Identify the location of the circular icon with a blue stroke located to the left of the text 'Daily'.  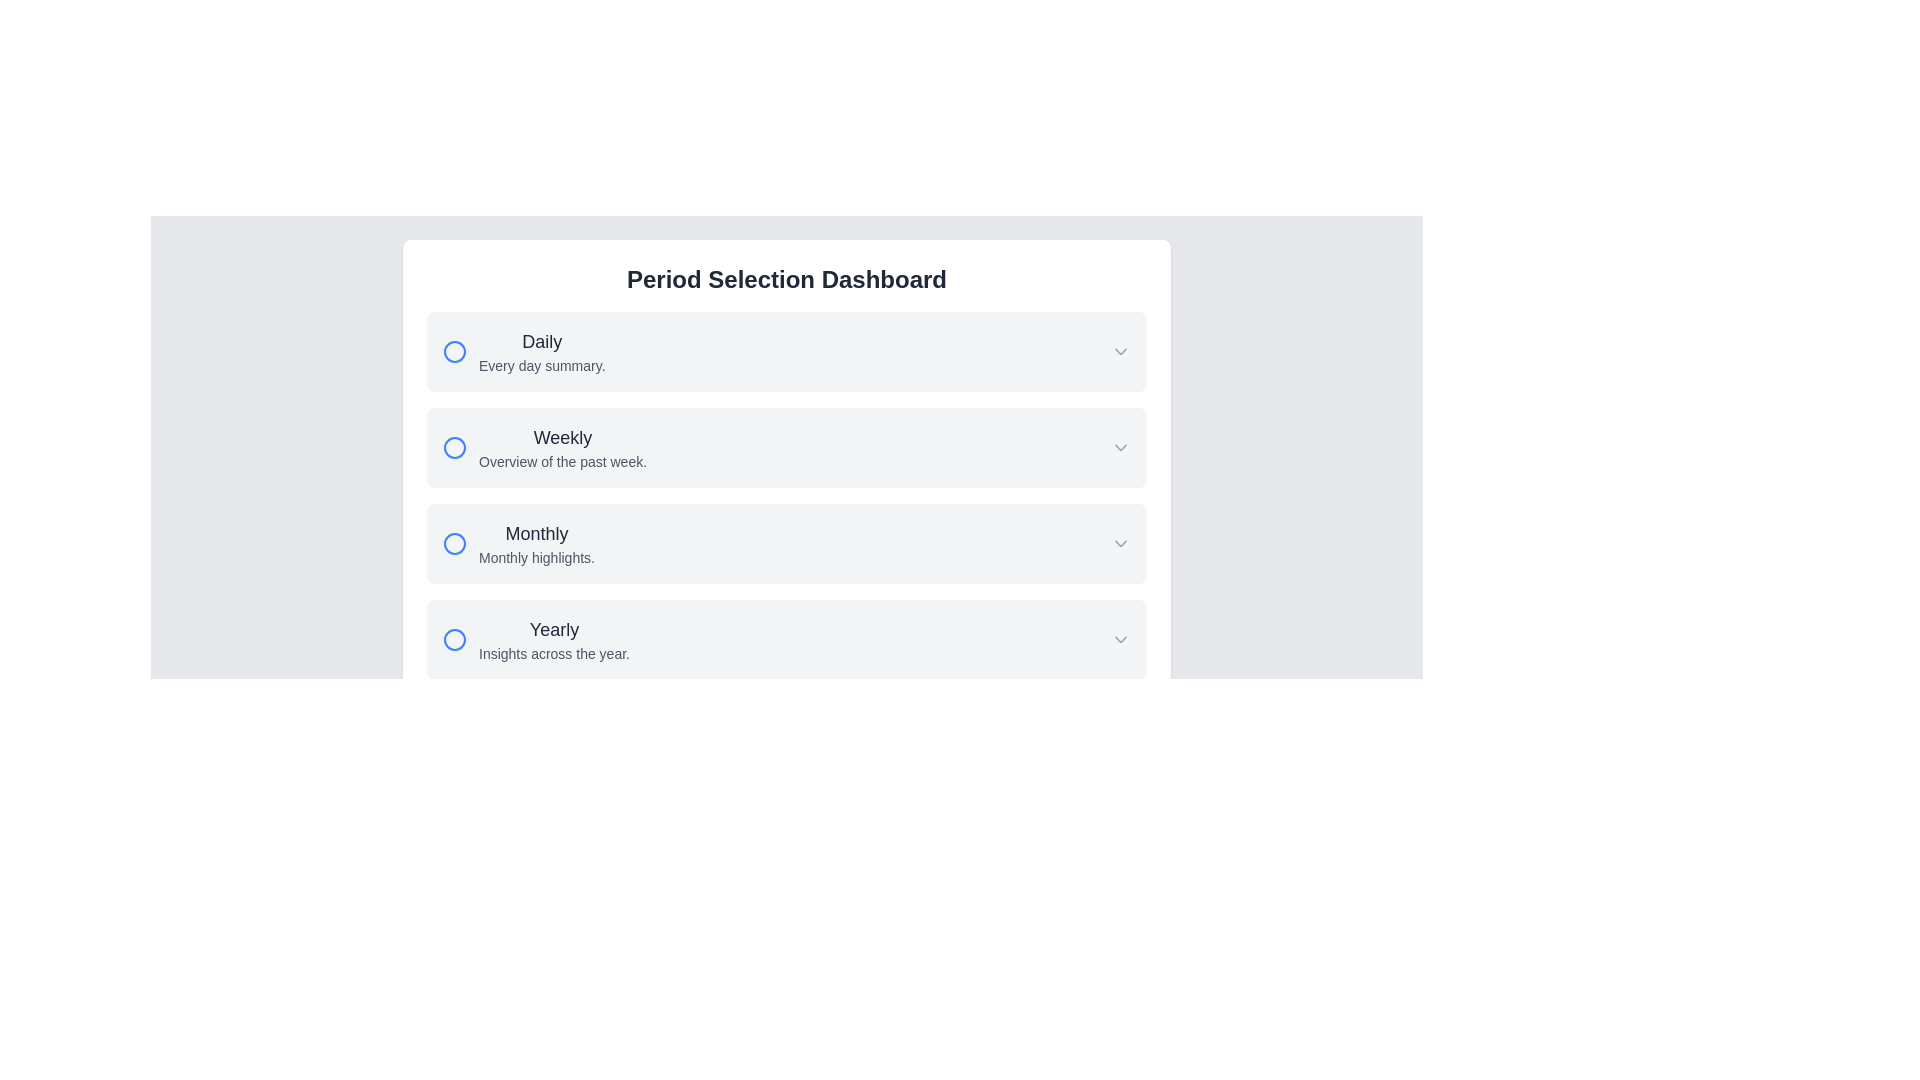
(454, 350).